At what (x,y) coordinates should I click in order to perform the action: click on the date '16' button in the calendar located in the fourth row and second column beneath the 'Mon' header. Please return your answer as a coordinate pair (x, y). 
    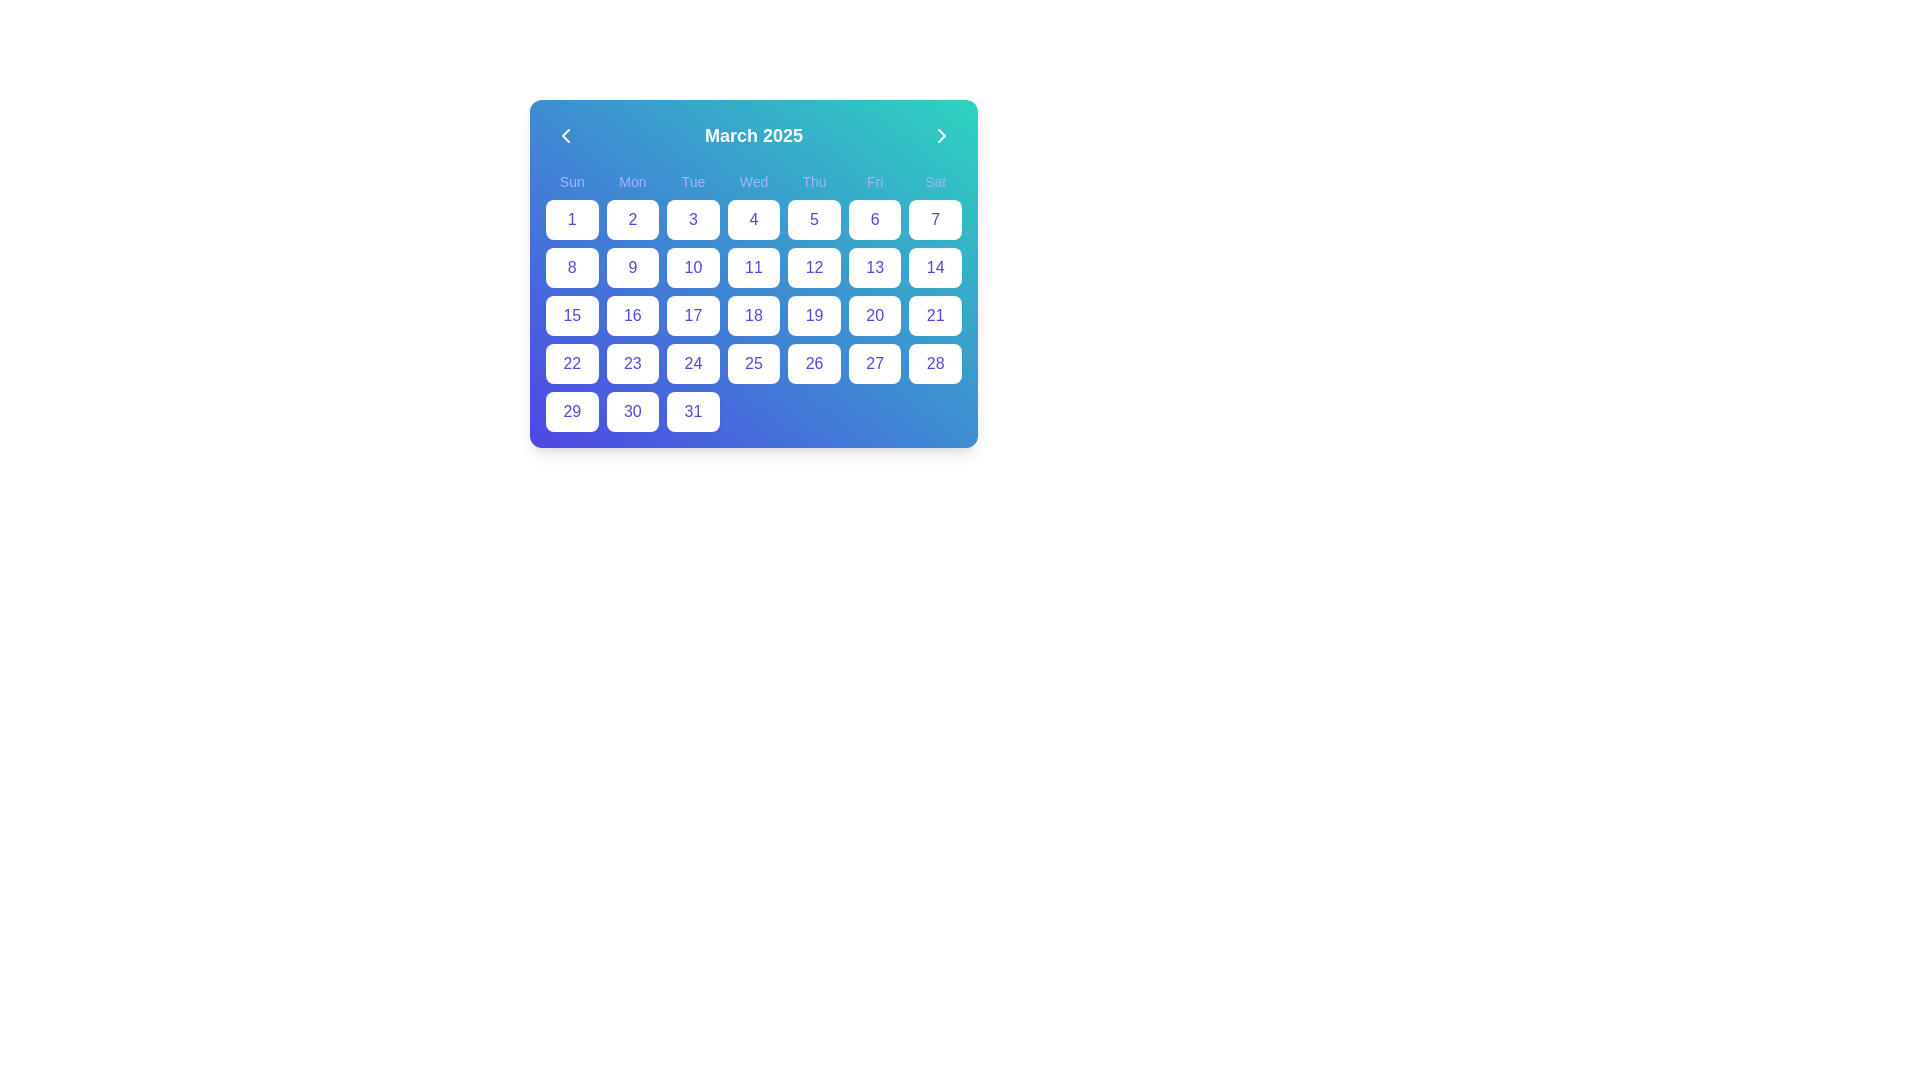
    Looking at the image, I should click on (631, 315).